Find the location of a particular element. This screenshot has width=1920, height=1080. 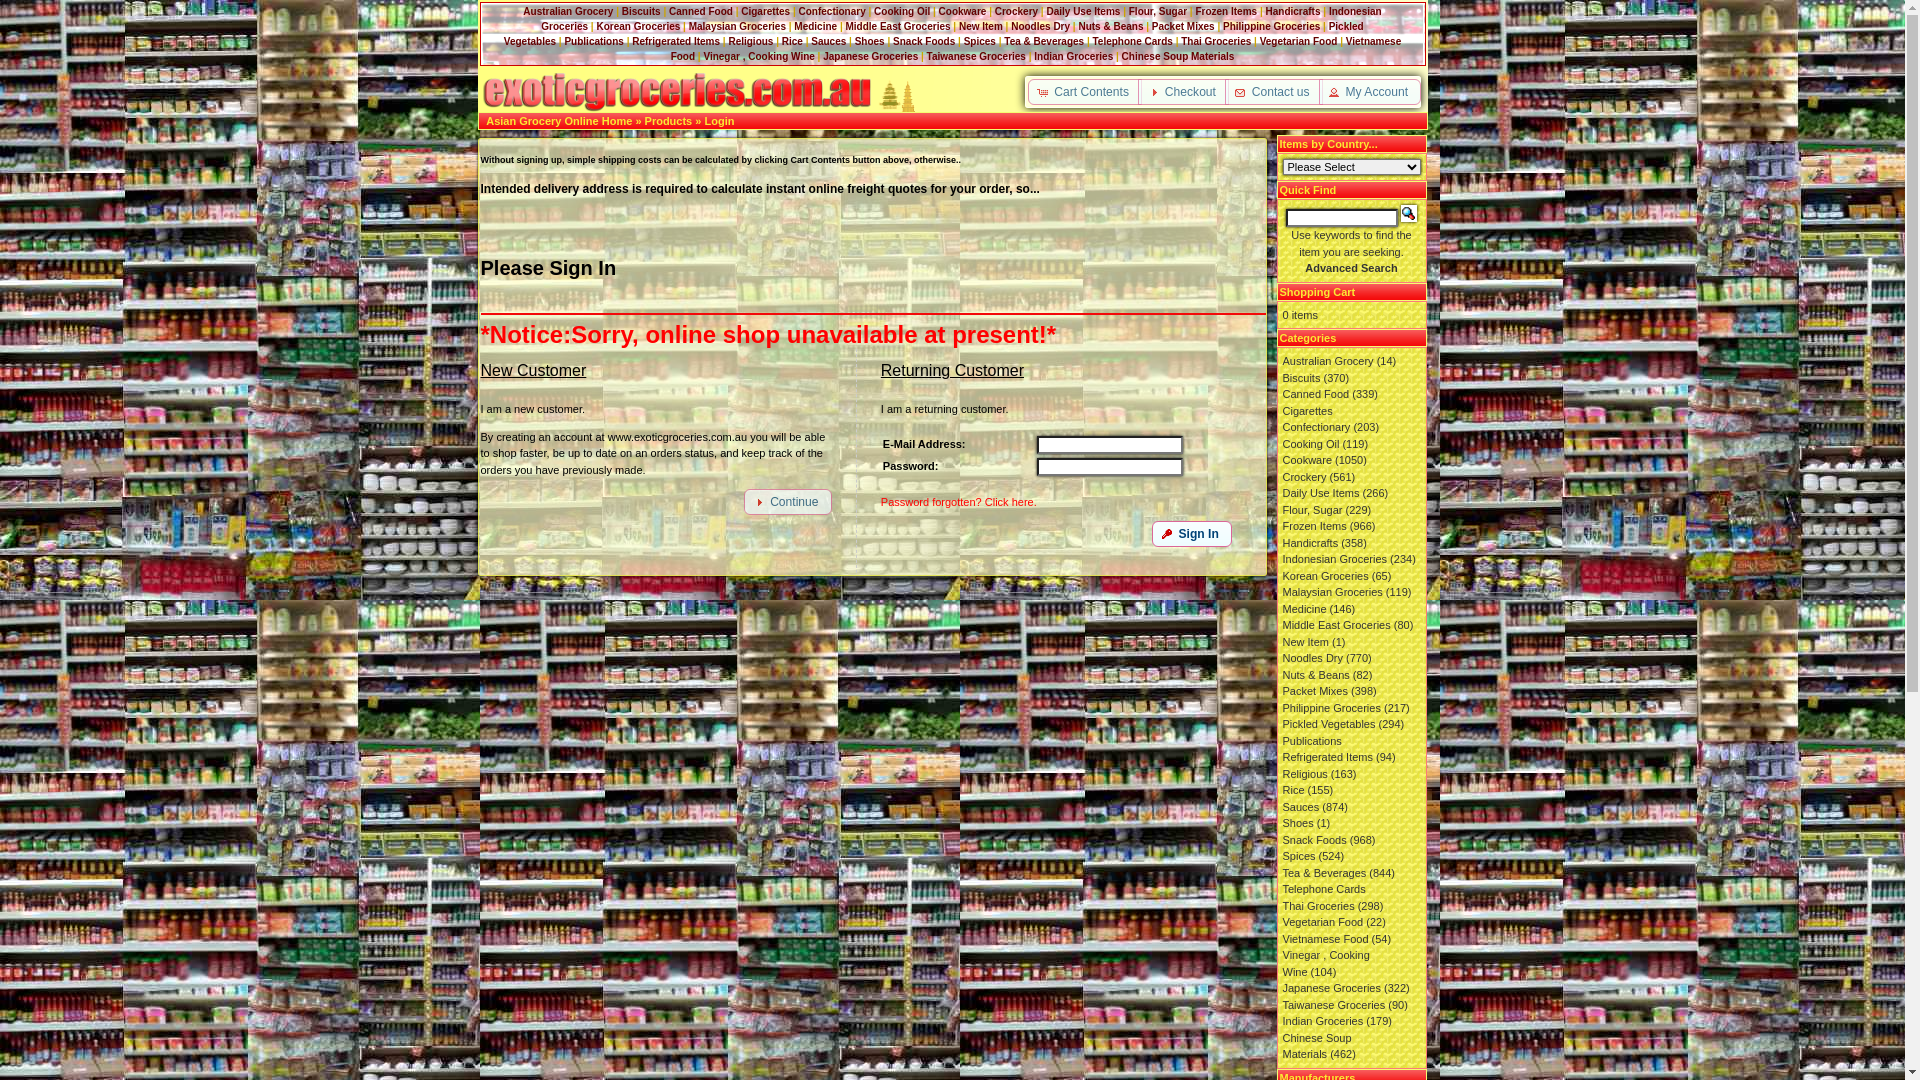

'Packet Mixes' is located at coordinates (1152, 26).